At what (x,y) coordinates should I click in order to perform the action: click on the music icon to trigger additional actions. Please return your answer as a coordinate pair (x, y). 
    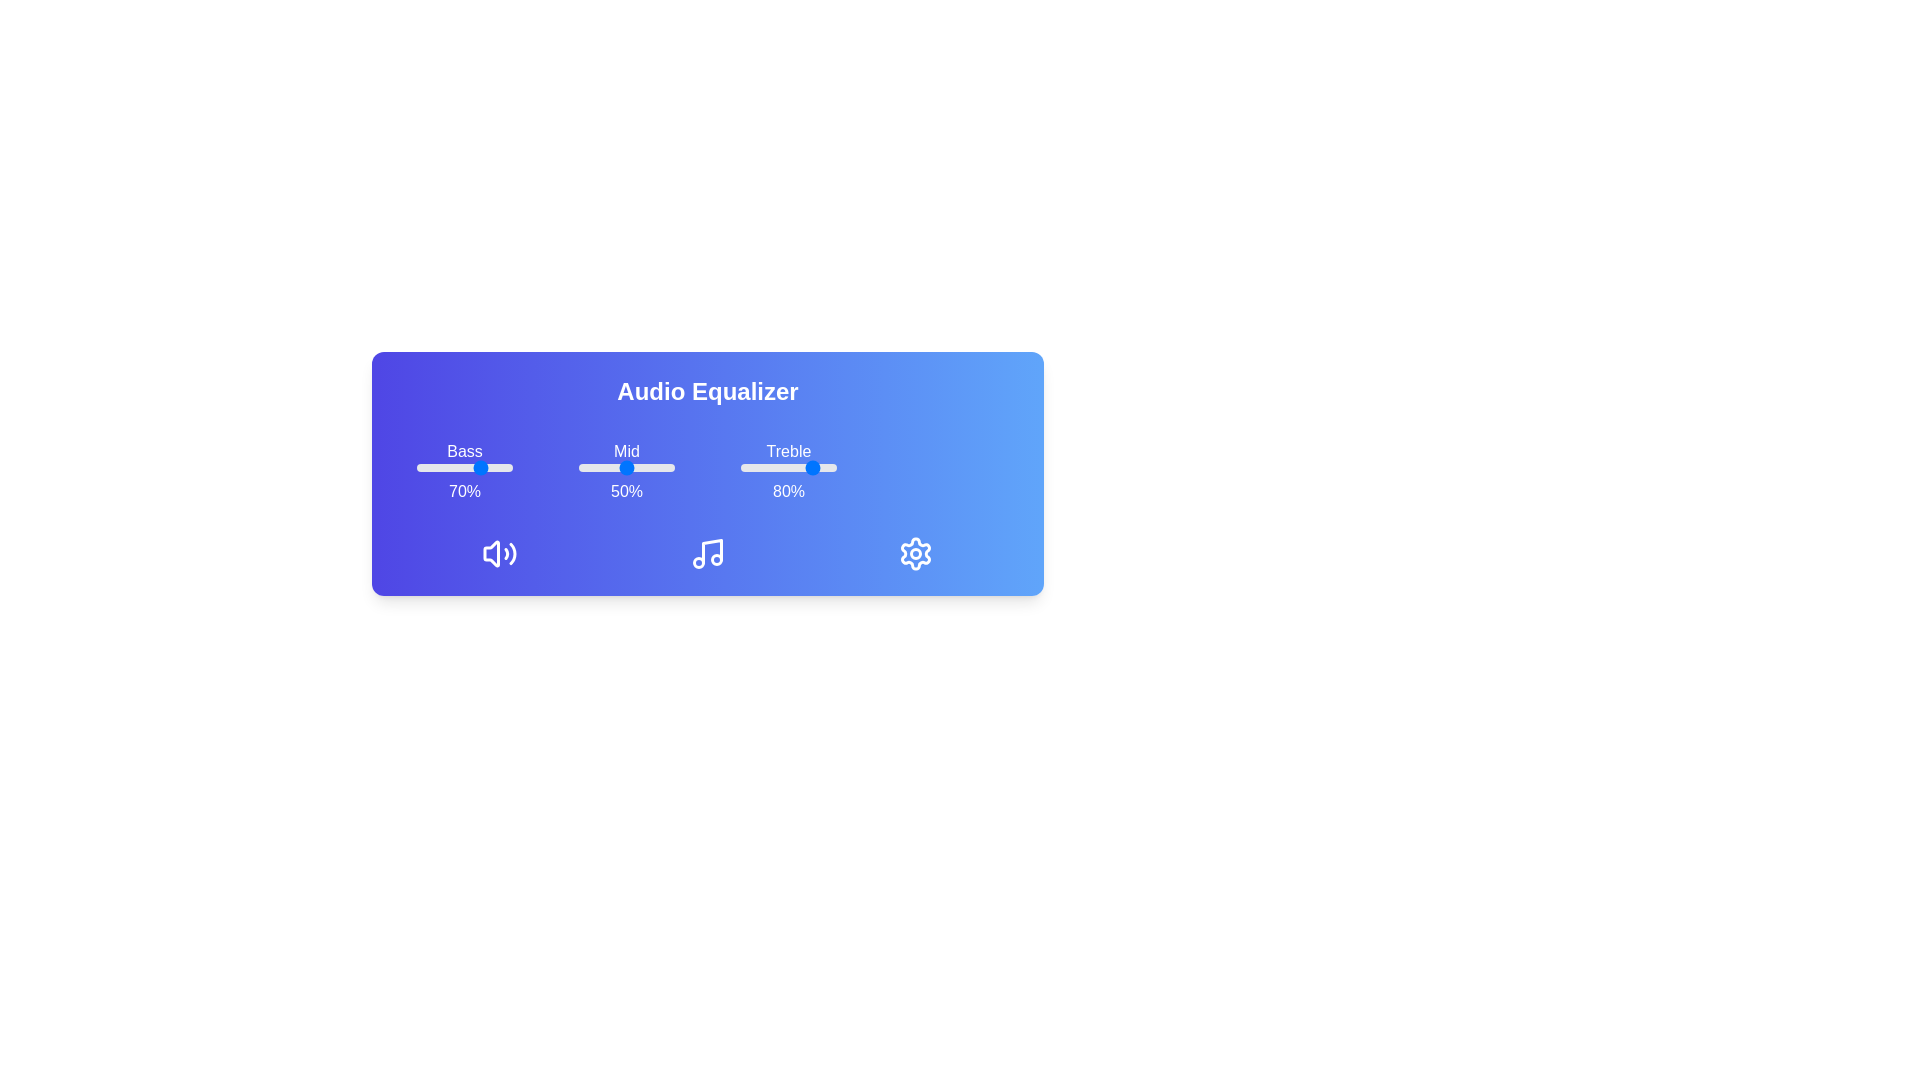
    Looking at the image, I should click on (708, 554).